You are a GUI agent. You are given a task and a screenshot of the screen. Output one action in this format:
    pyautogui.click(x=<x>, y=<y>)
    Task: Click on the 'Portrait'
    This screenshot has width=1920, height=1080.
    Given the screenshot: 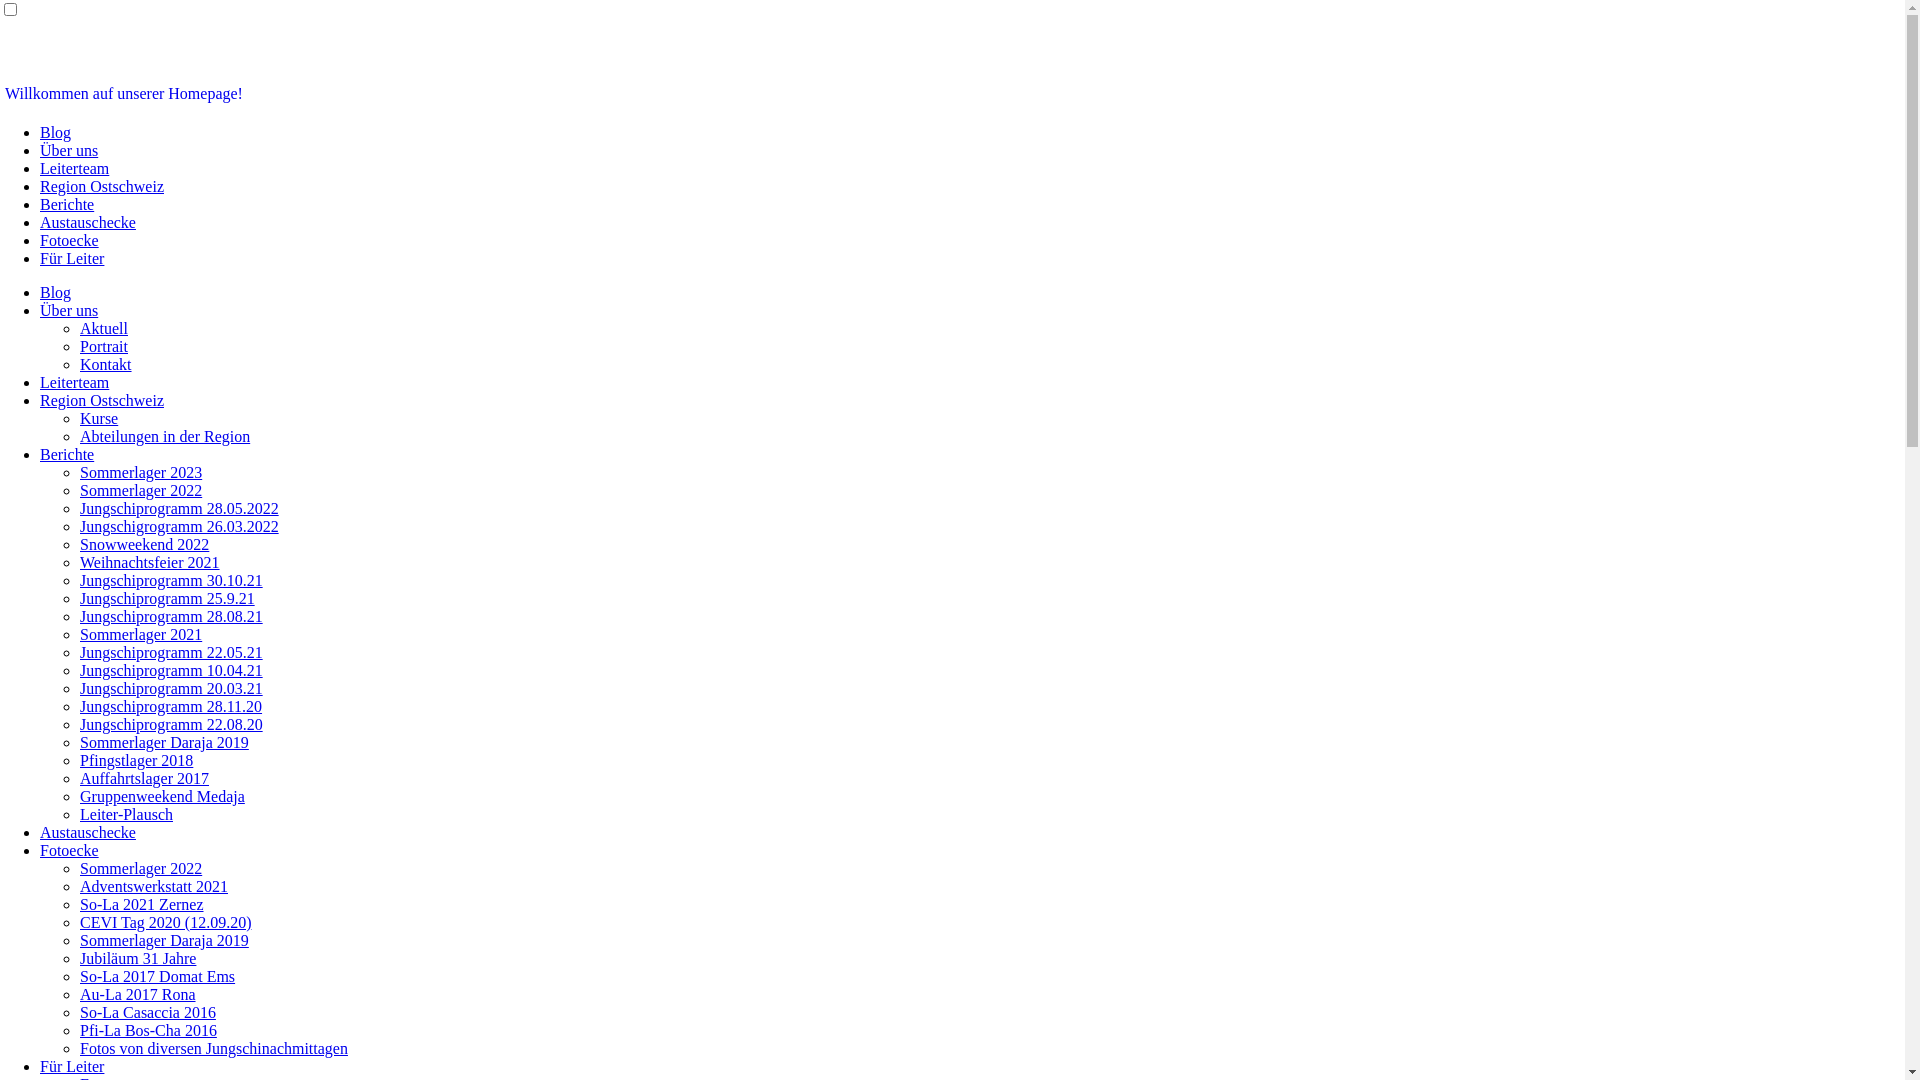 What is the action you would take?
    pyautogui.click(x=103, y=345)
    